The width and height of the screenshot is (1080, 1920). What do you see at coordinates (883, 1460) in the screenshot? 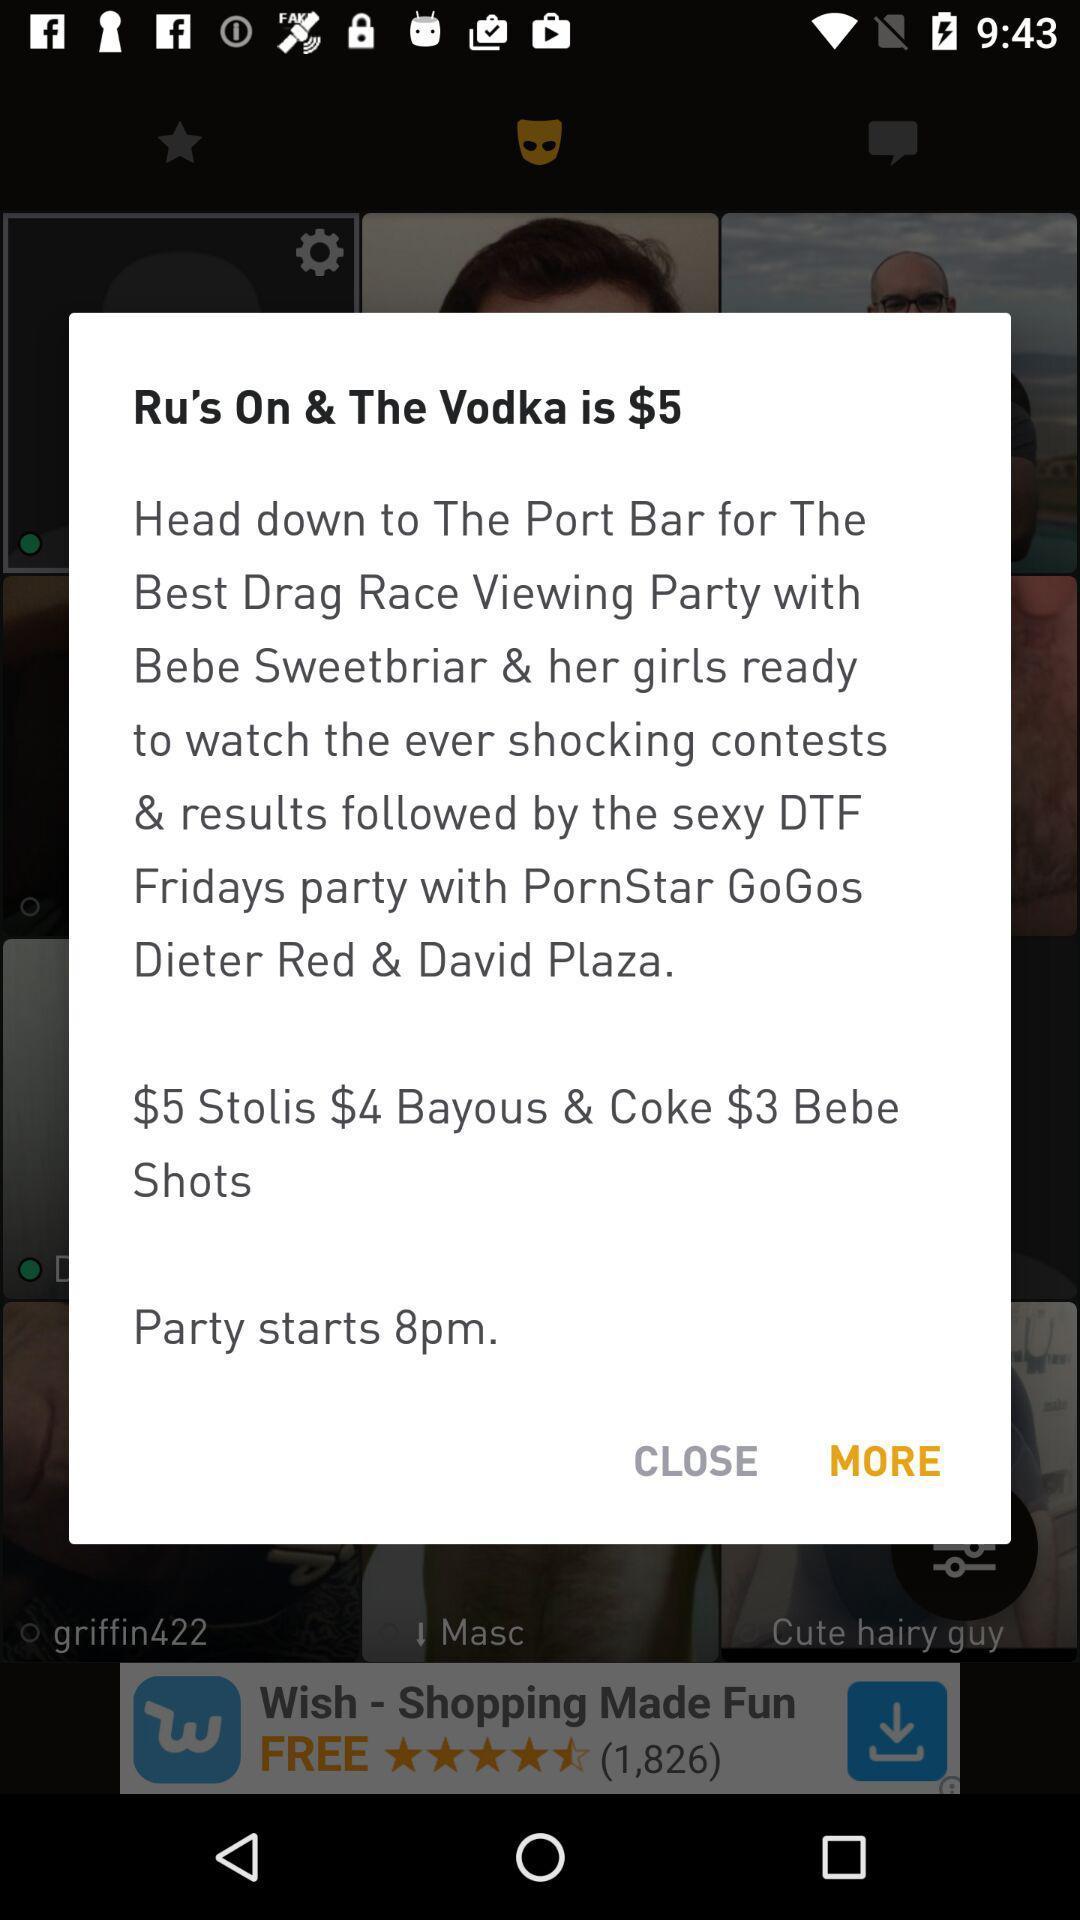
I see `the item to the right of close` at bounding box center [883, 1460].